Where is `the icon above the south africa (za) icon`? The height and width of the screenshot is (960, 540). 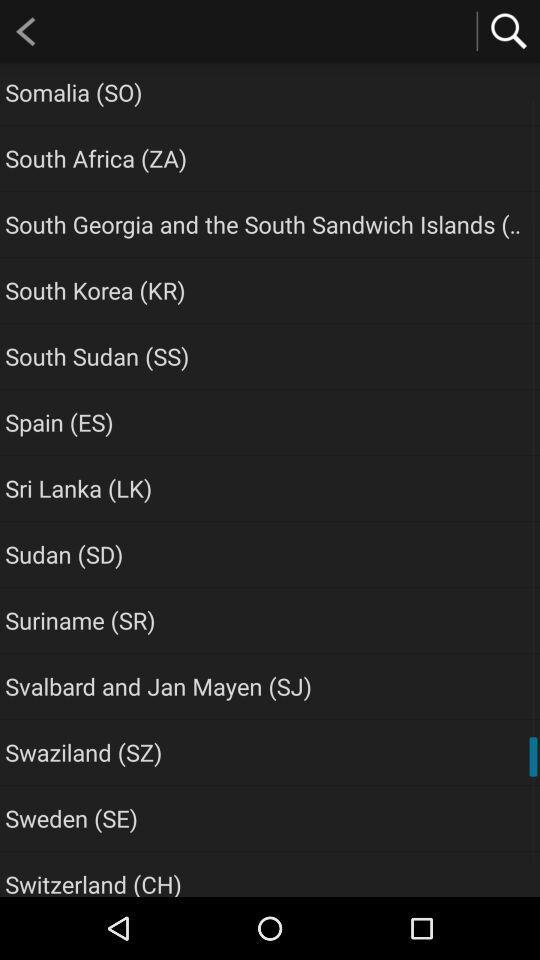 the icon above the south africa (za) icon is located at coordinates (72, 92).